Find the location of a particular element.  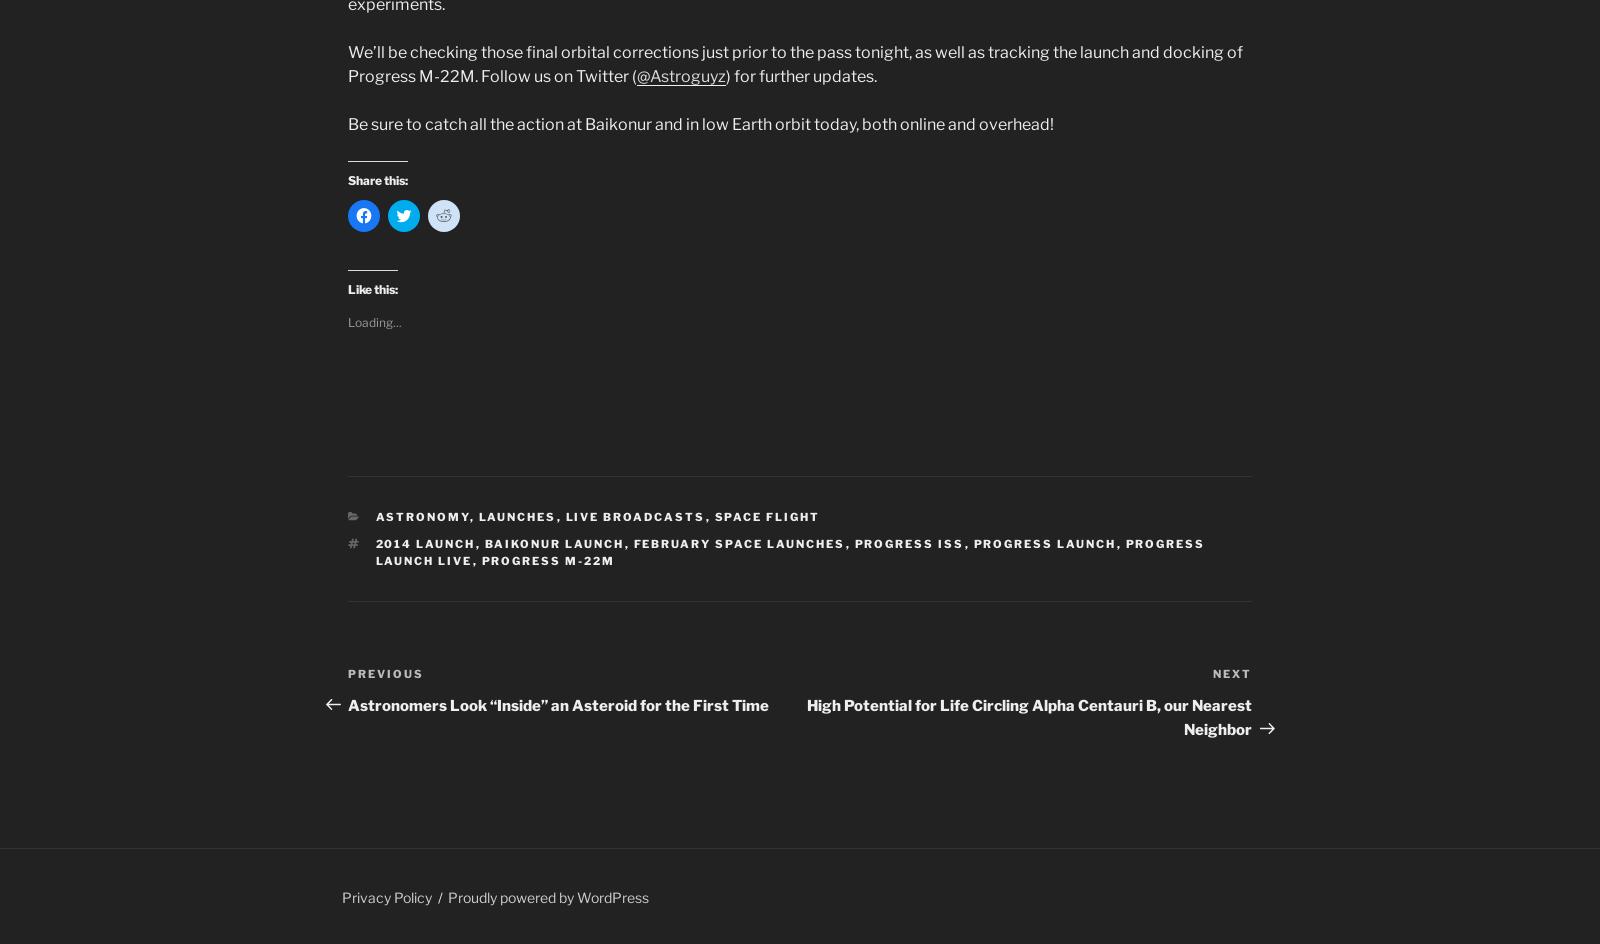

'Live Broadcasts' is located at coordinates (635, 515).